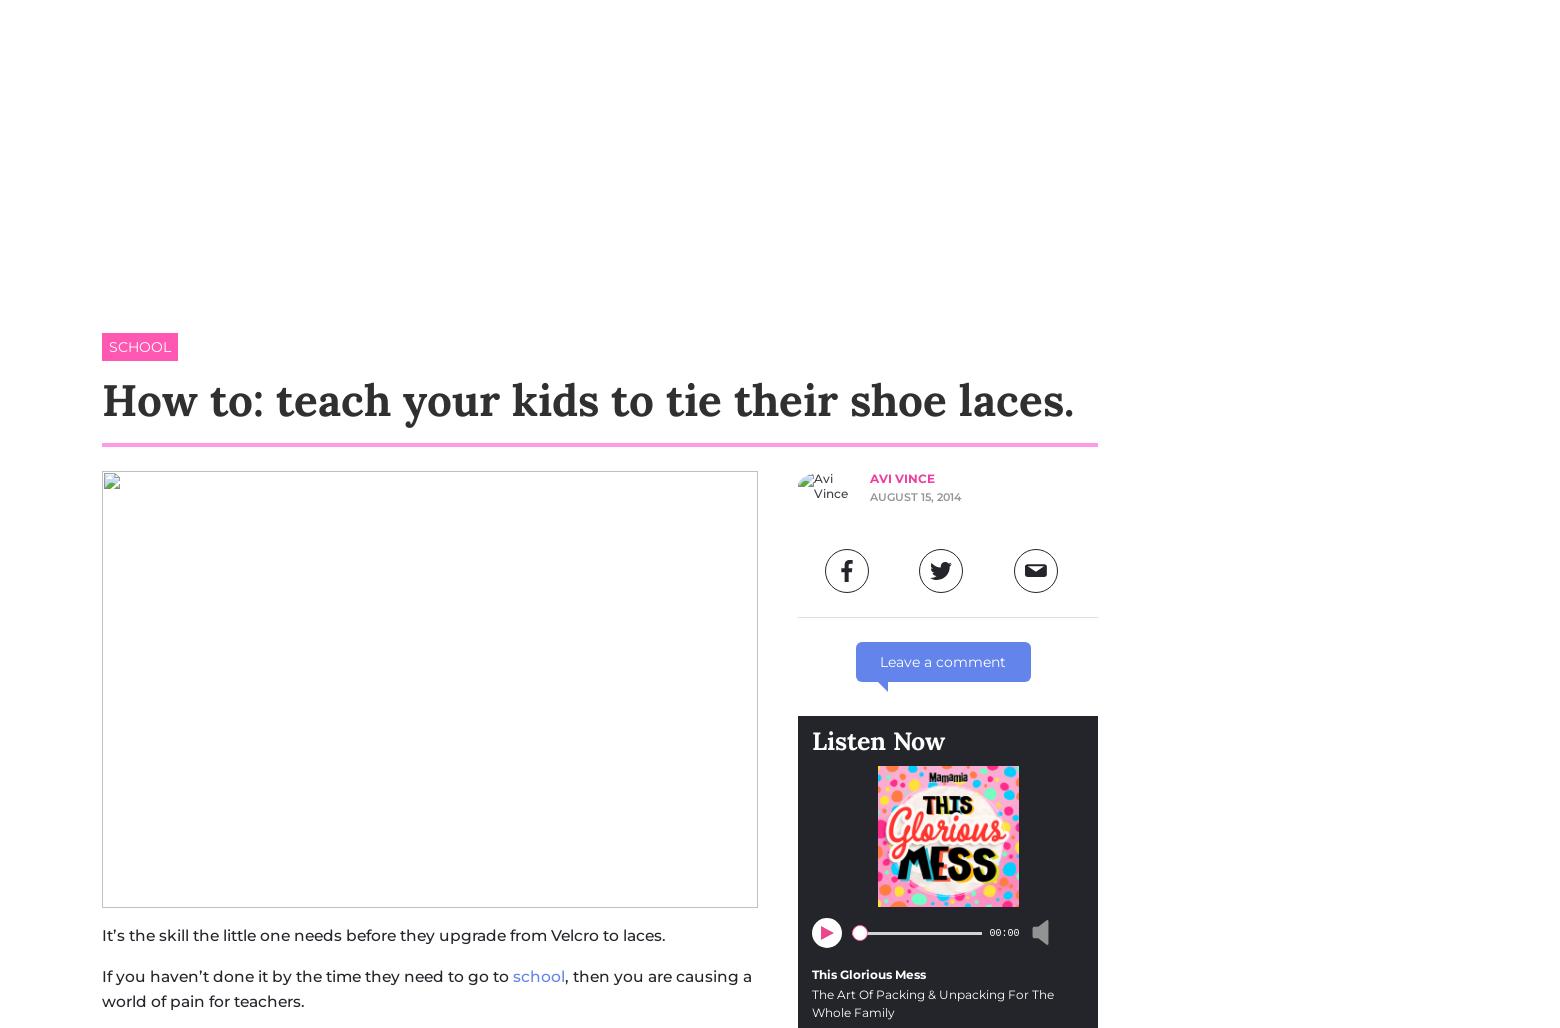  What do you see at coordinates (662, 845) in the screenshot?
I see `'"I had a job as a tutor for a 3-year-old." Let's talk about the new trend in early education.'` at bounding box center [662, 845].